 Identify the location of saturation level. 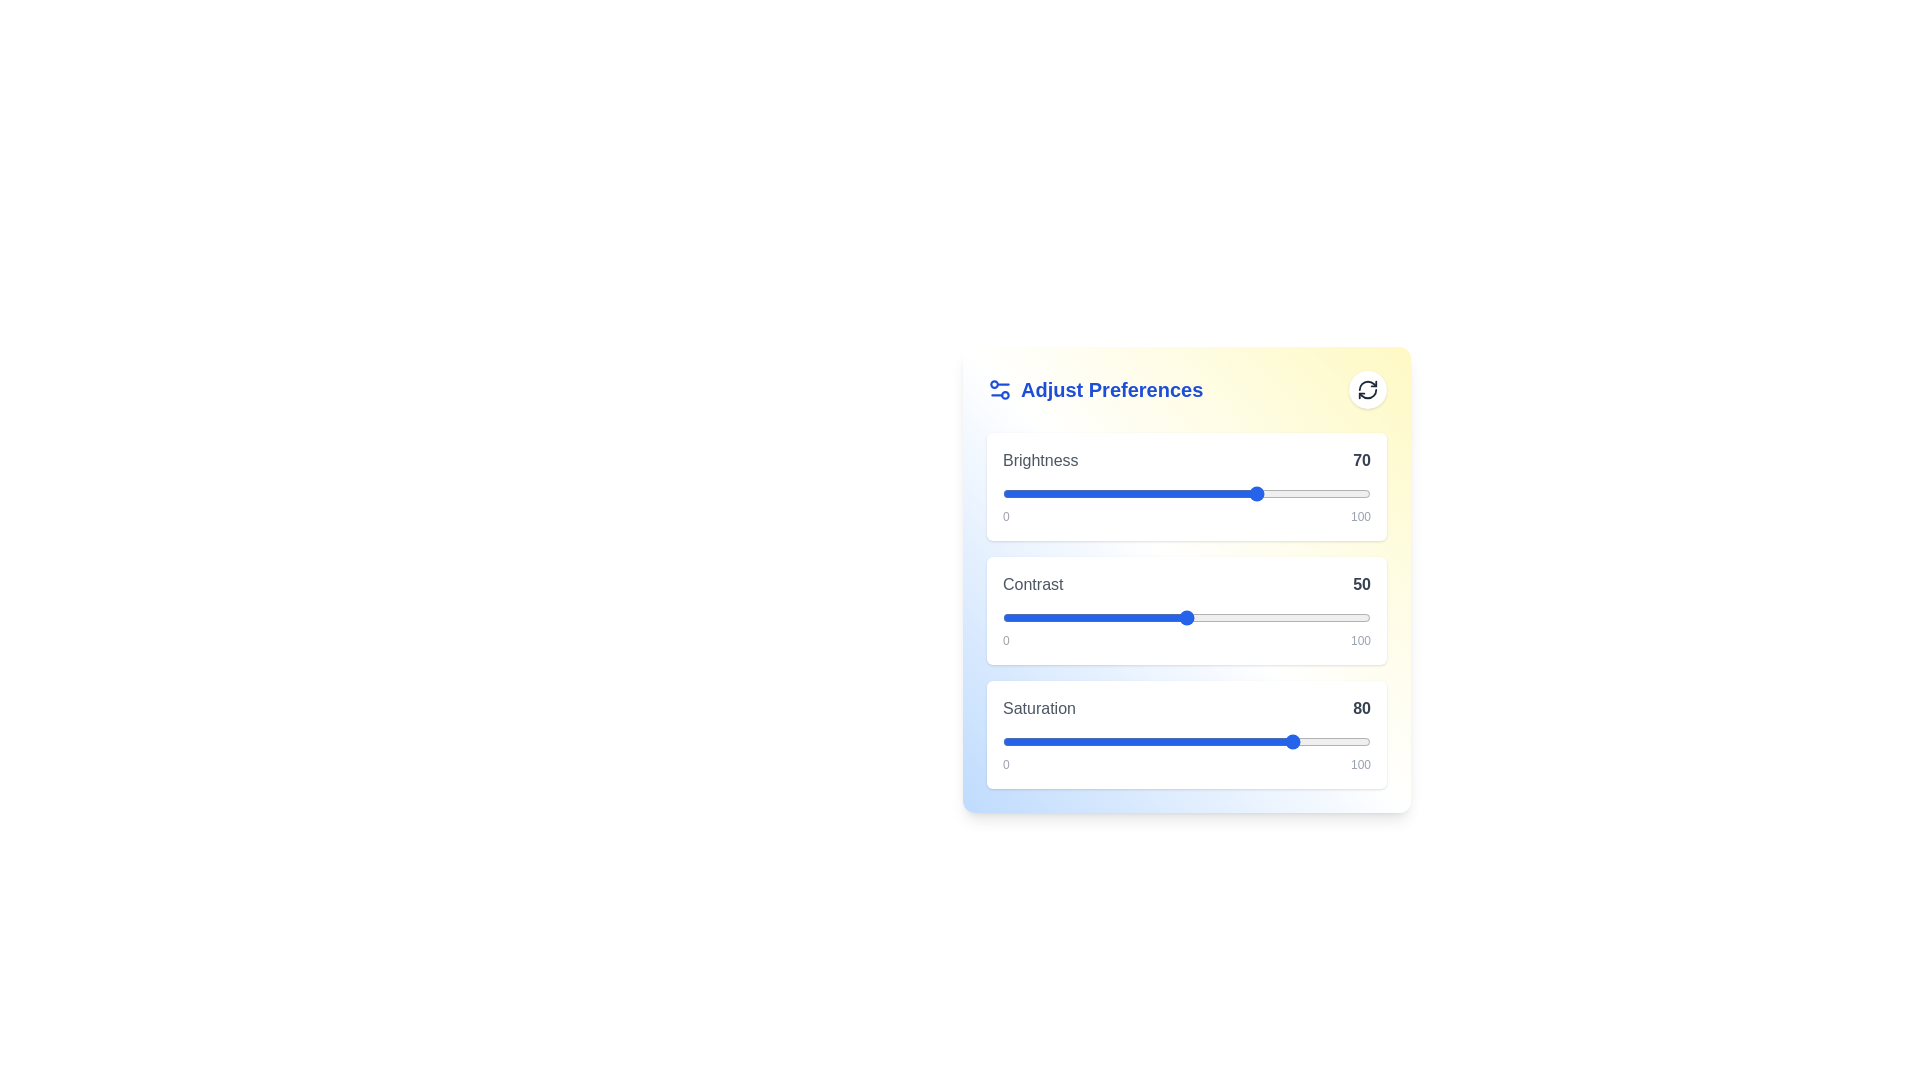
(1071, 741).